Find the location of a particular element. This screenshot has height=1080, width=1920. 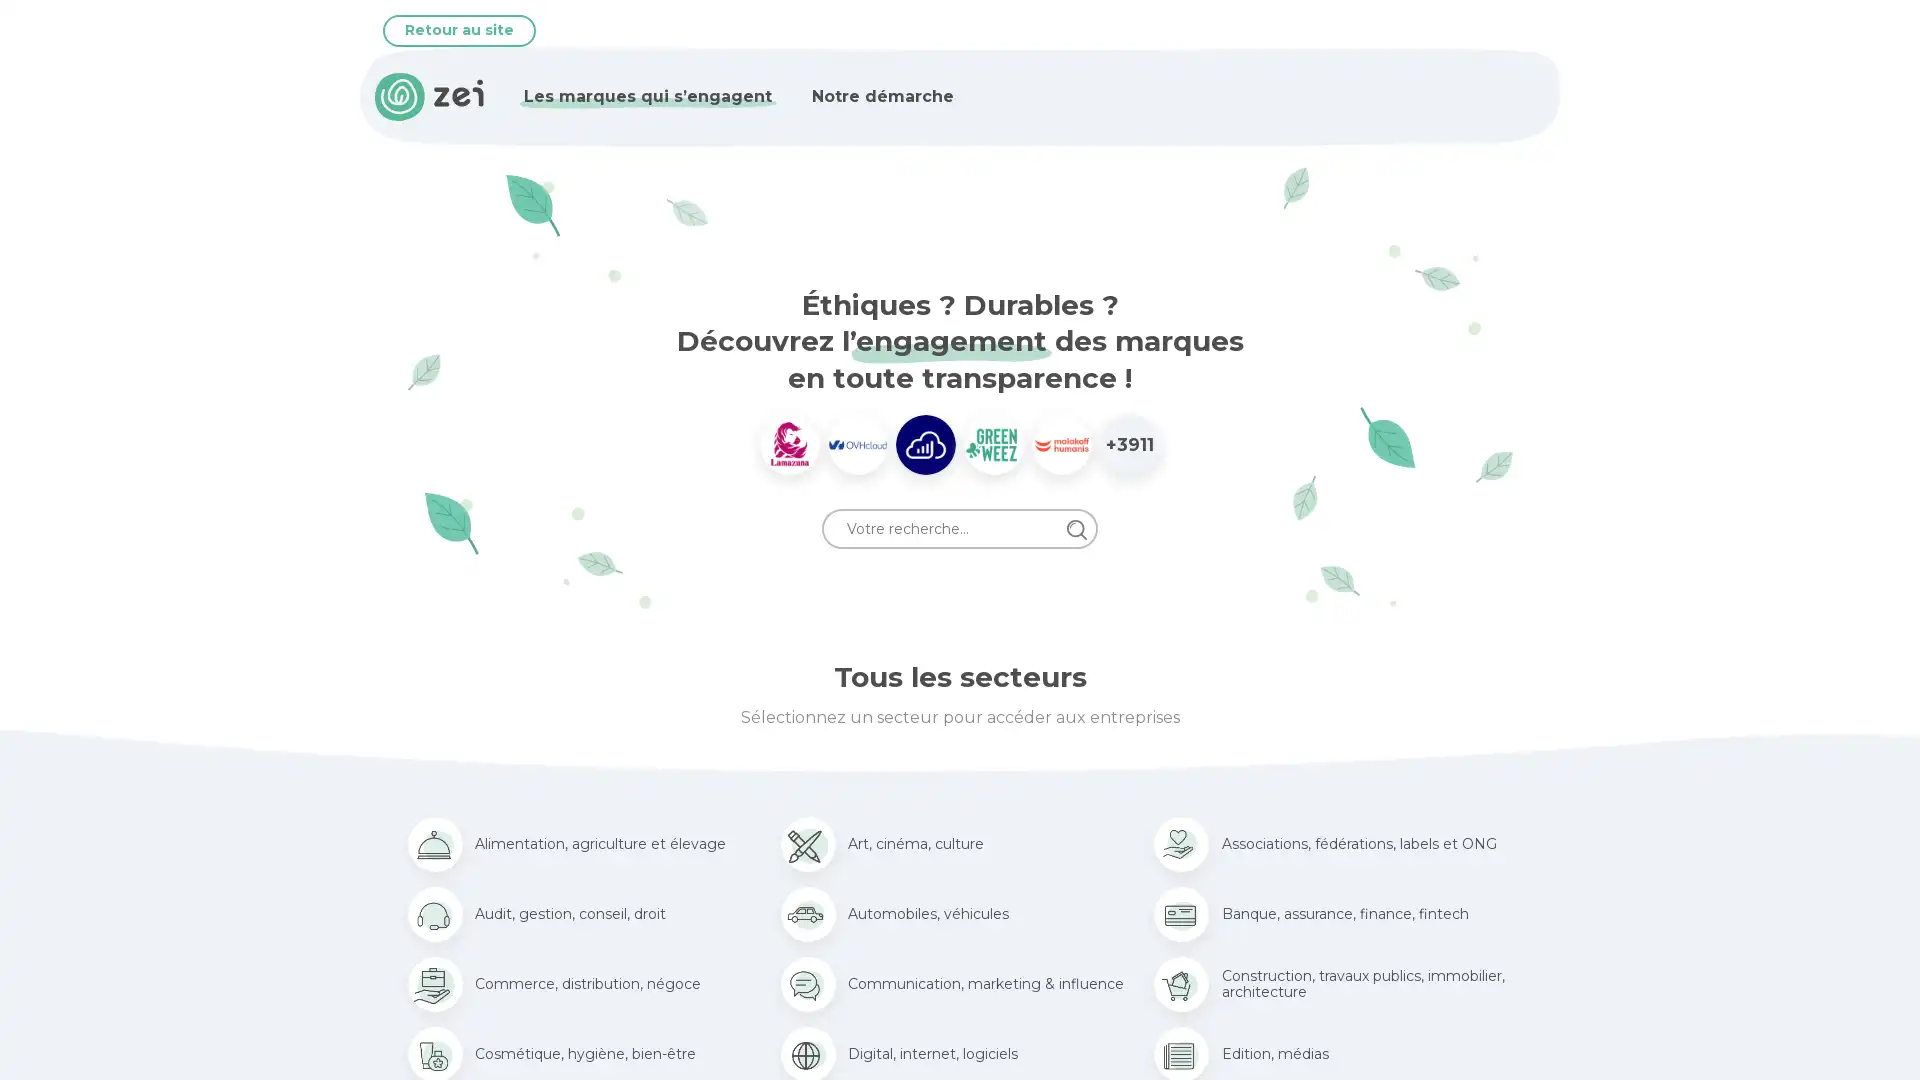

Rechercher sur Zei is located at coordinates (1074, 527).